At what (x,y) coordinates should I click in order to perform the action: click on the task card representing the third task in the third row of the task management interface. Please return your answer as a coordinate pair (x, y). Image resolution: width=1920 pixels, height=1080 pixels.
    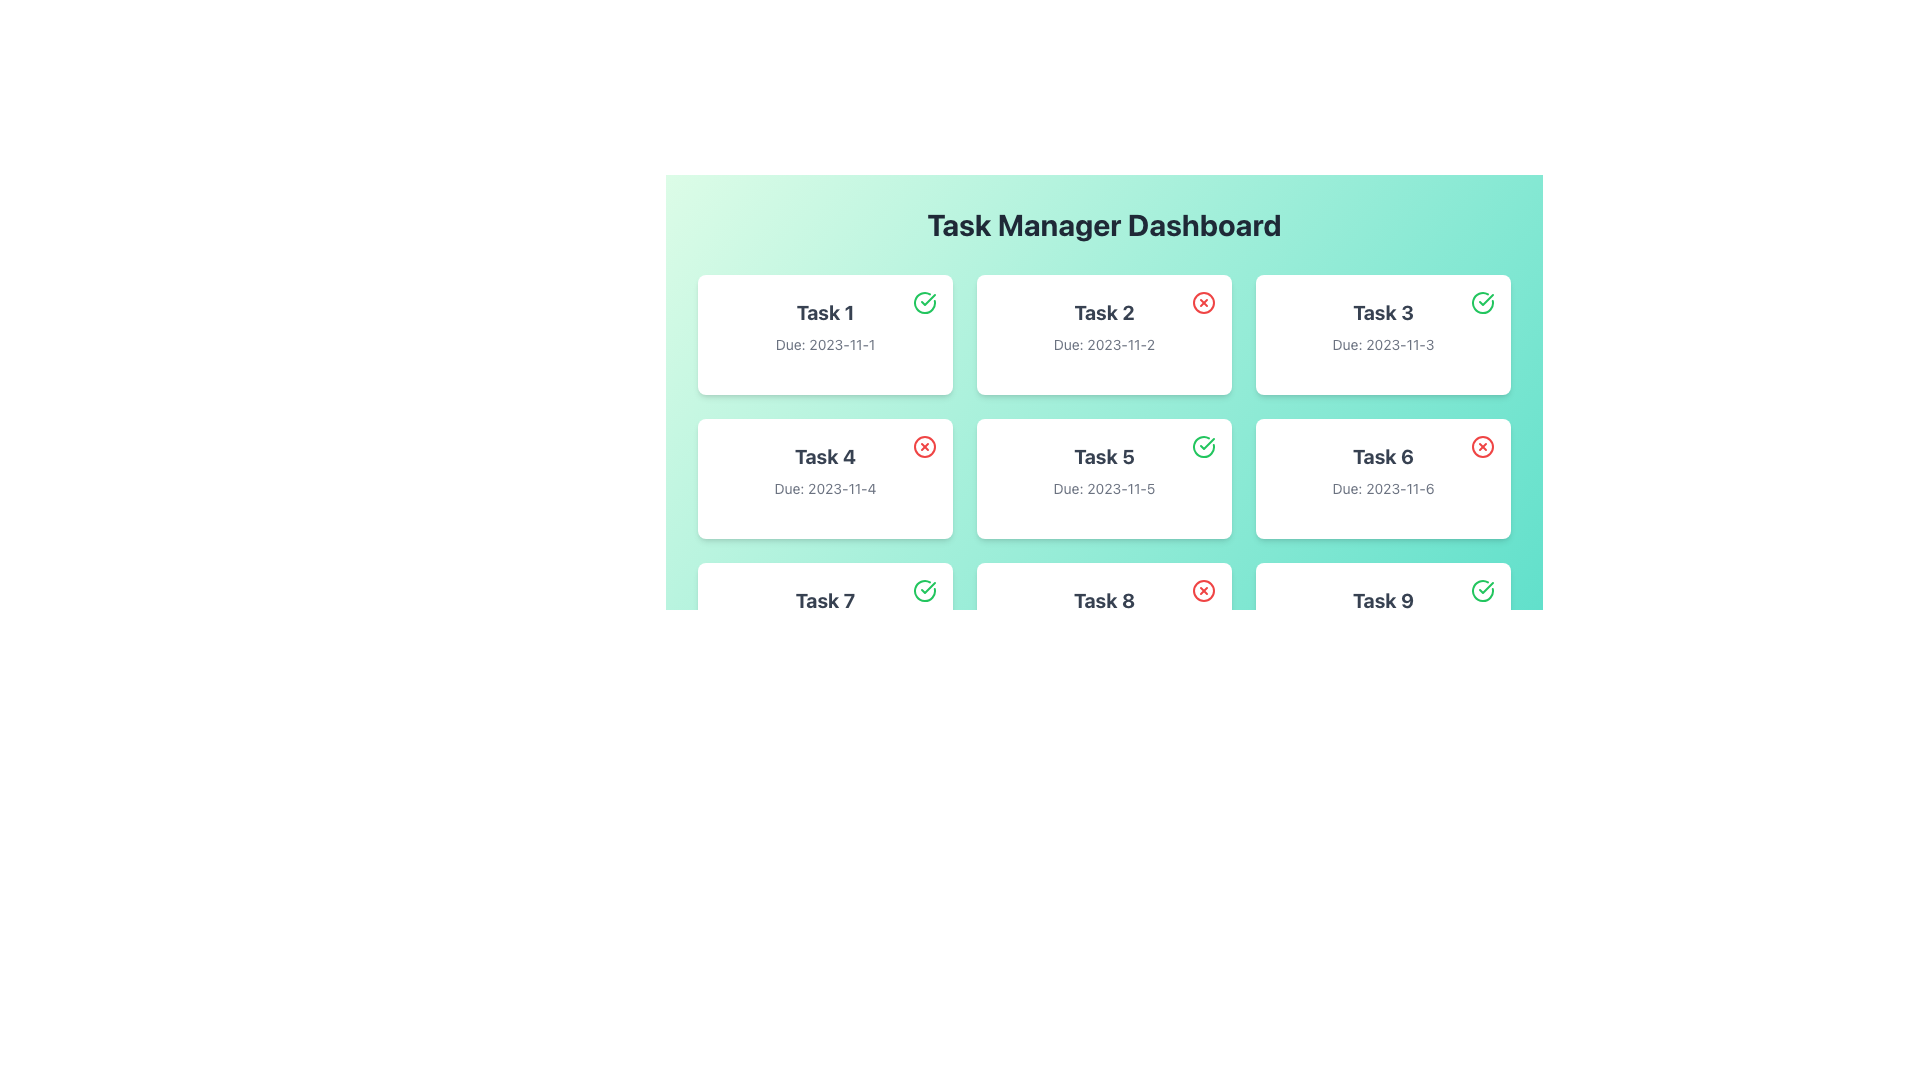
    Looking at the image, I should click on (1382, 622).